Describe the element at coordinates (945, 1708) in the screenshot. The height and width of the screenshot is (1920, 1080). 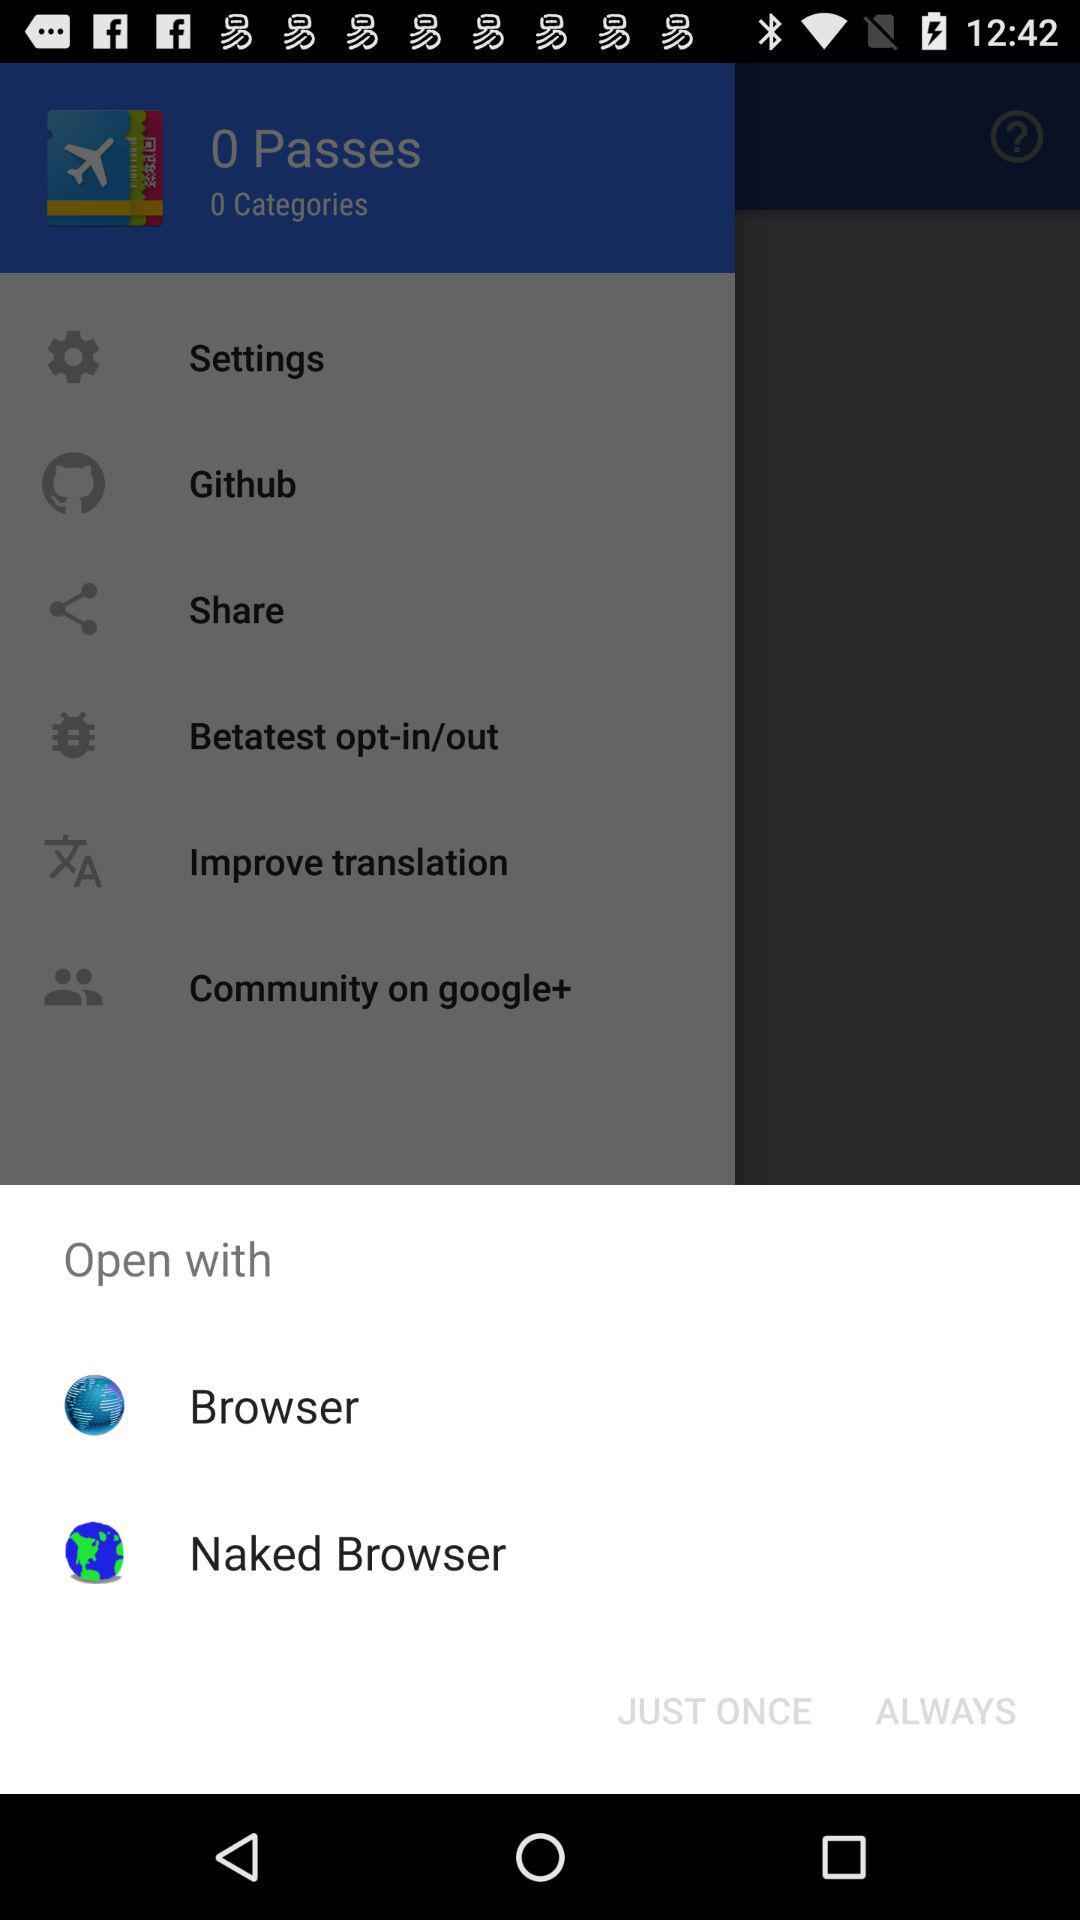
I see `the item to the right of just once button` at that location.